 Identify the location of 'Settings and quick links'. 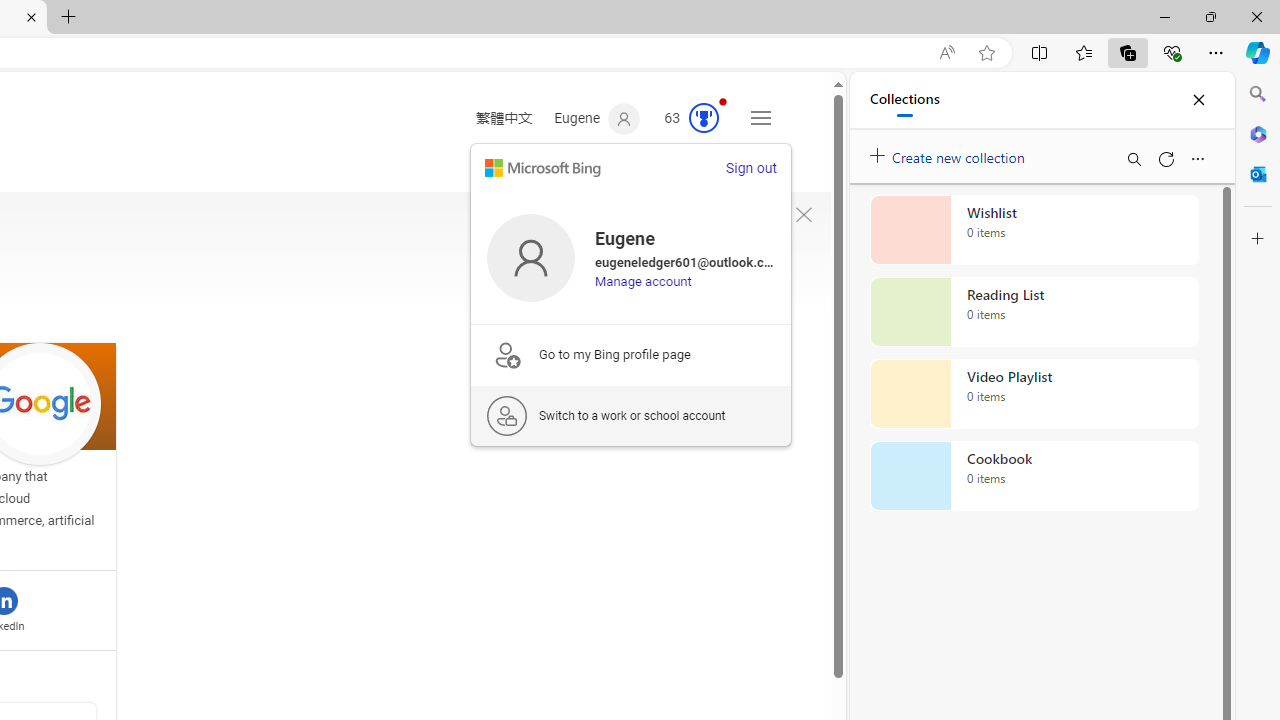
(759, 118).